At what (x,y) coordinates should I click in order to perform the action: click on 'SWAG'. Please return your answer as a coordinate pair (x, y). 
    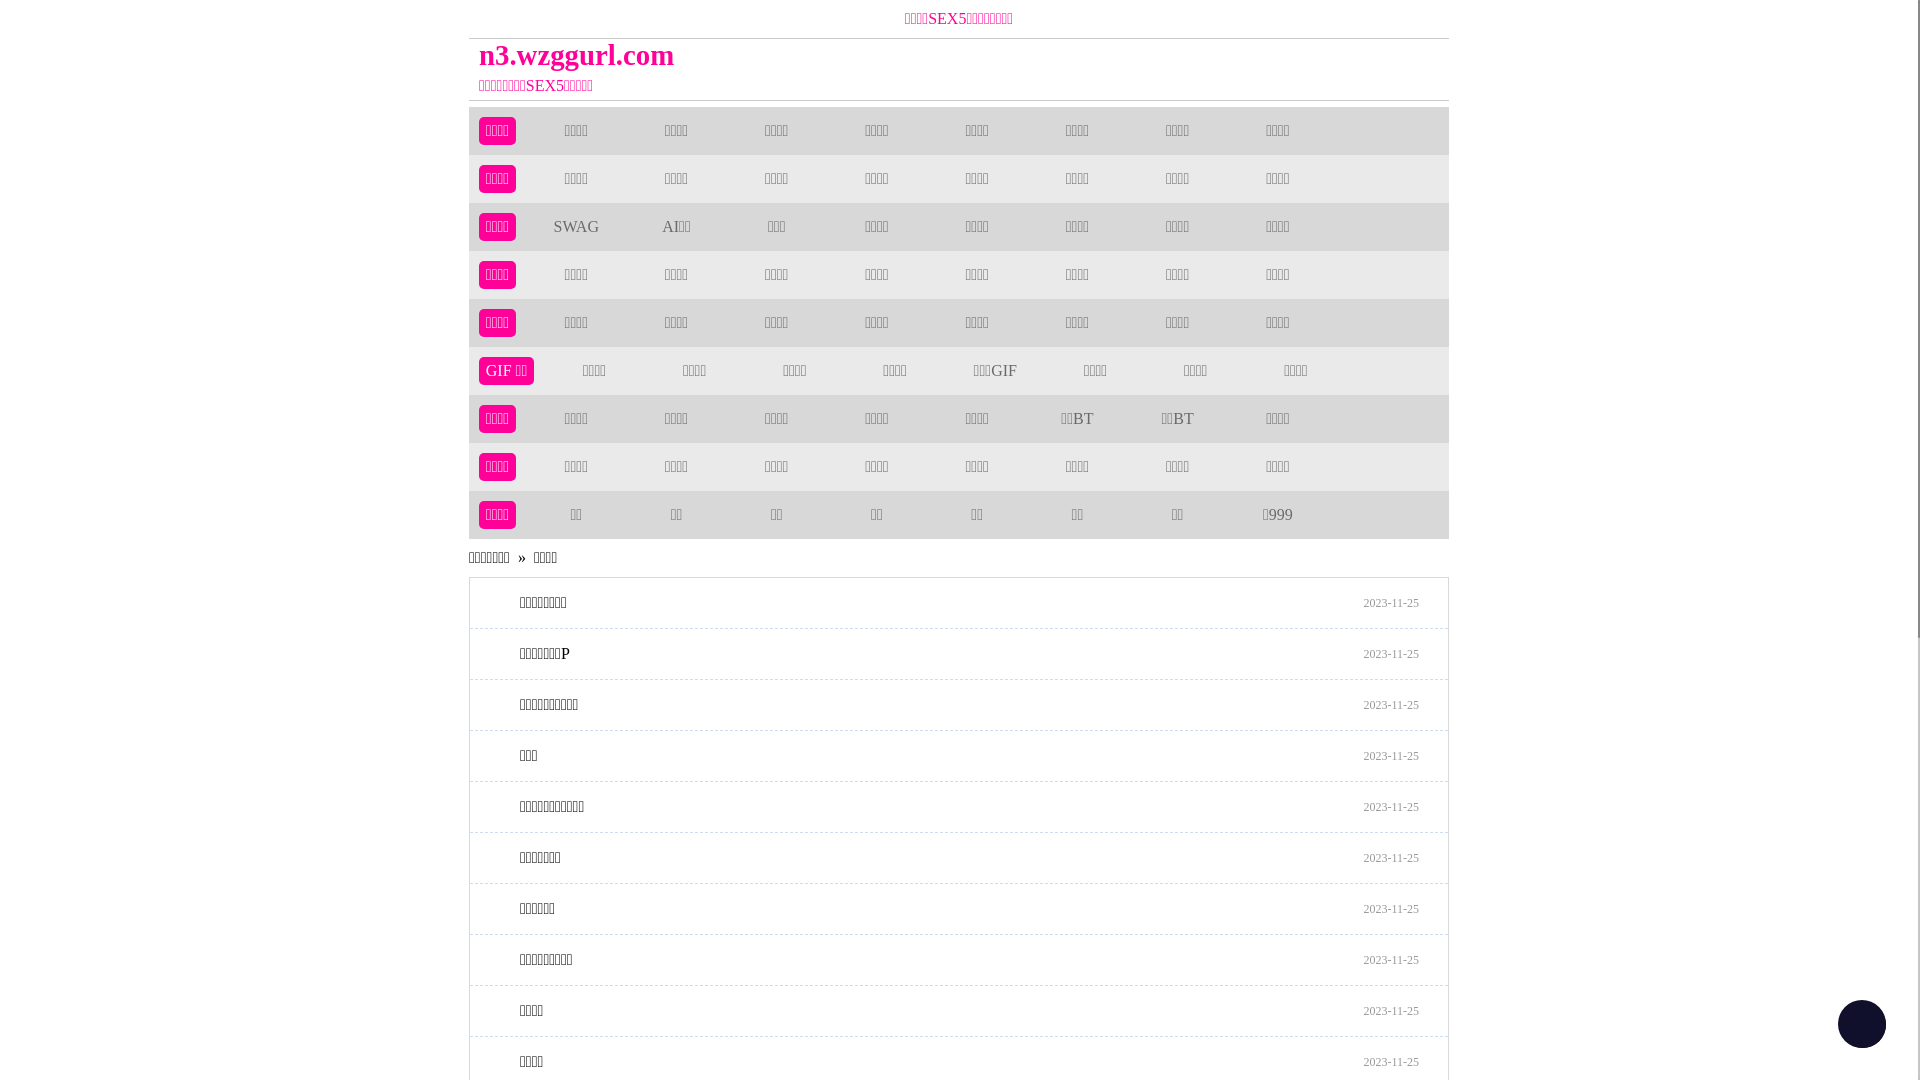
    Looking at the image, I should click on (575, 225).